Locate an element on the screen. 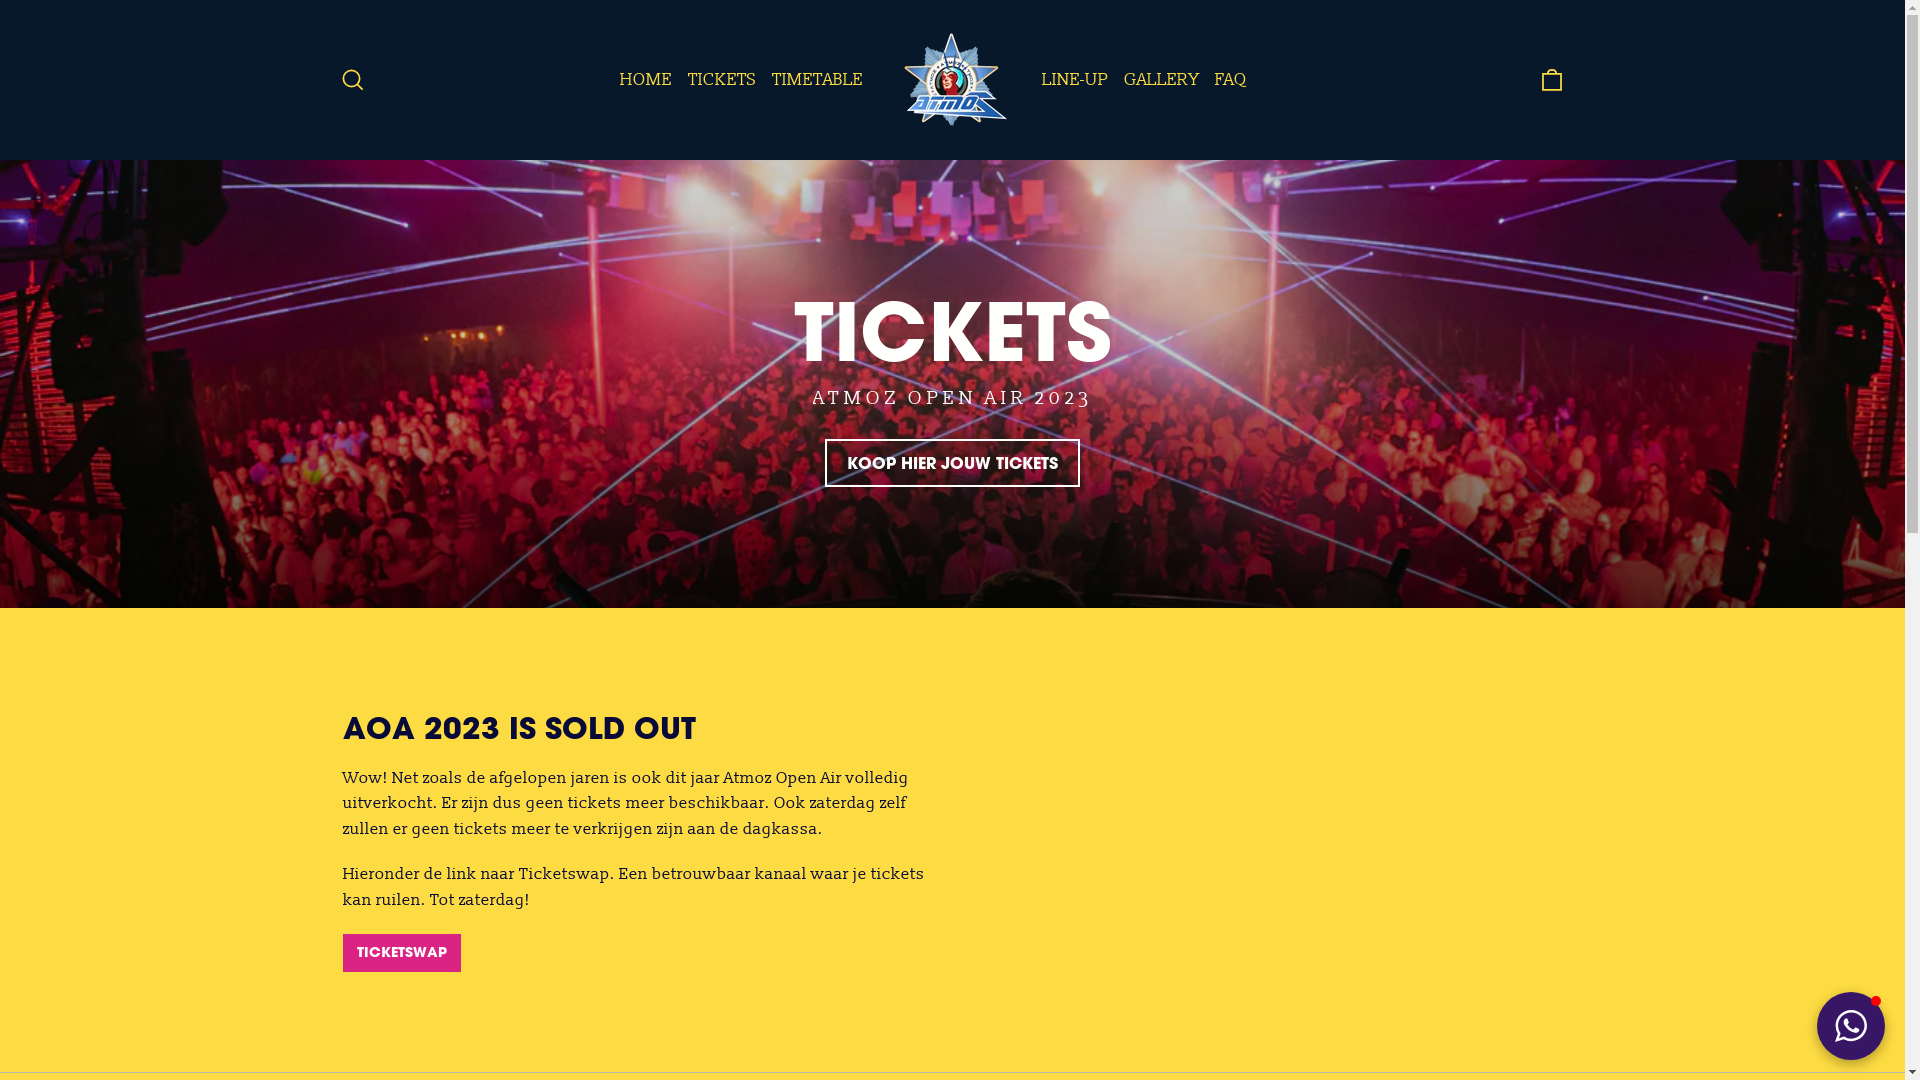 Image resolution: width=1920 pixels, height=1080 pixels. 'FAQ' is located at coordinates (1229, 78).